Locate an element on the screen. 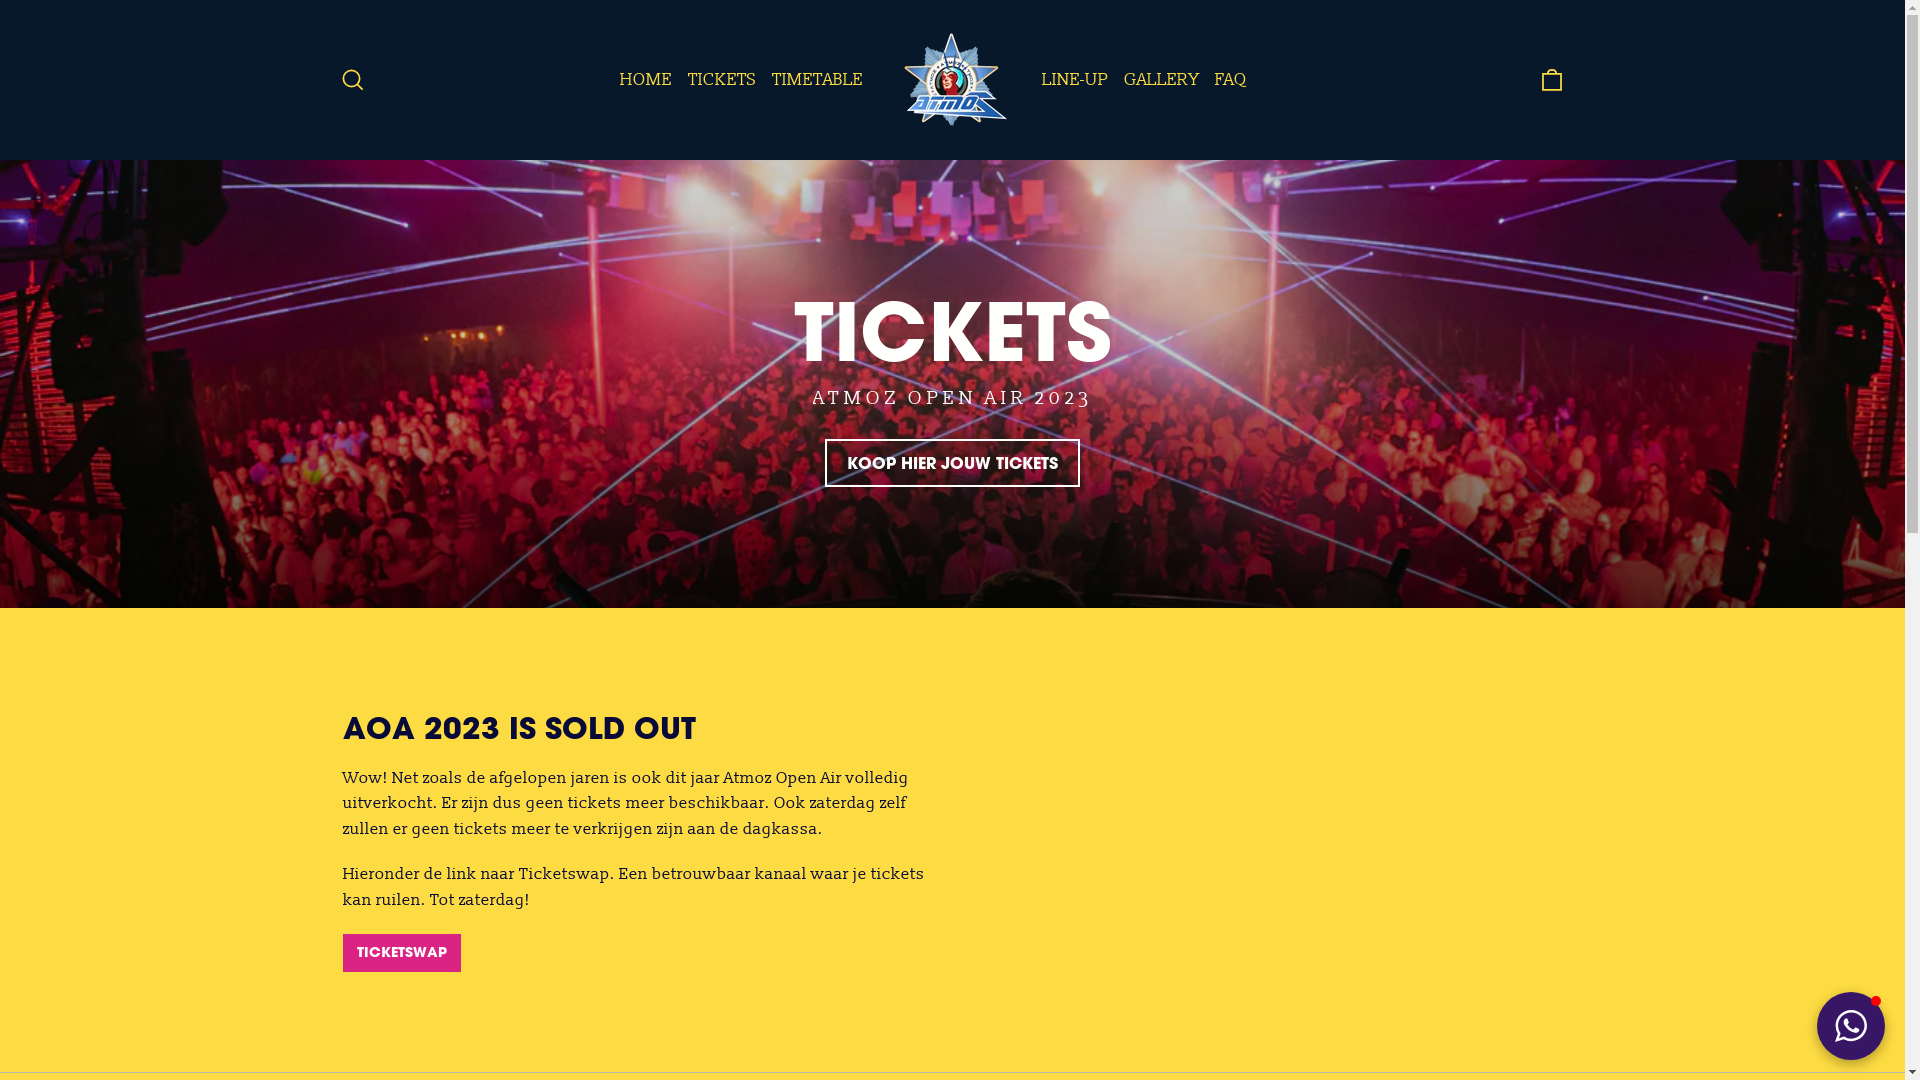 Image resolution: width=1920 pixels, height=1080 pixels. 'FAQ' is located at coordinates (1229, 78).